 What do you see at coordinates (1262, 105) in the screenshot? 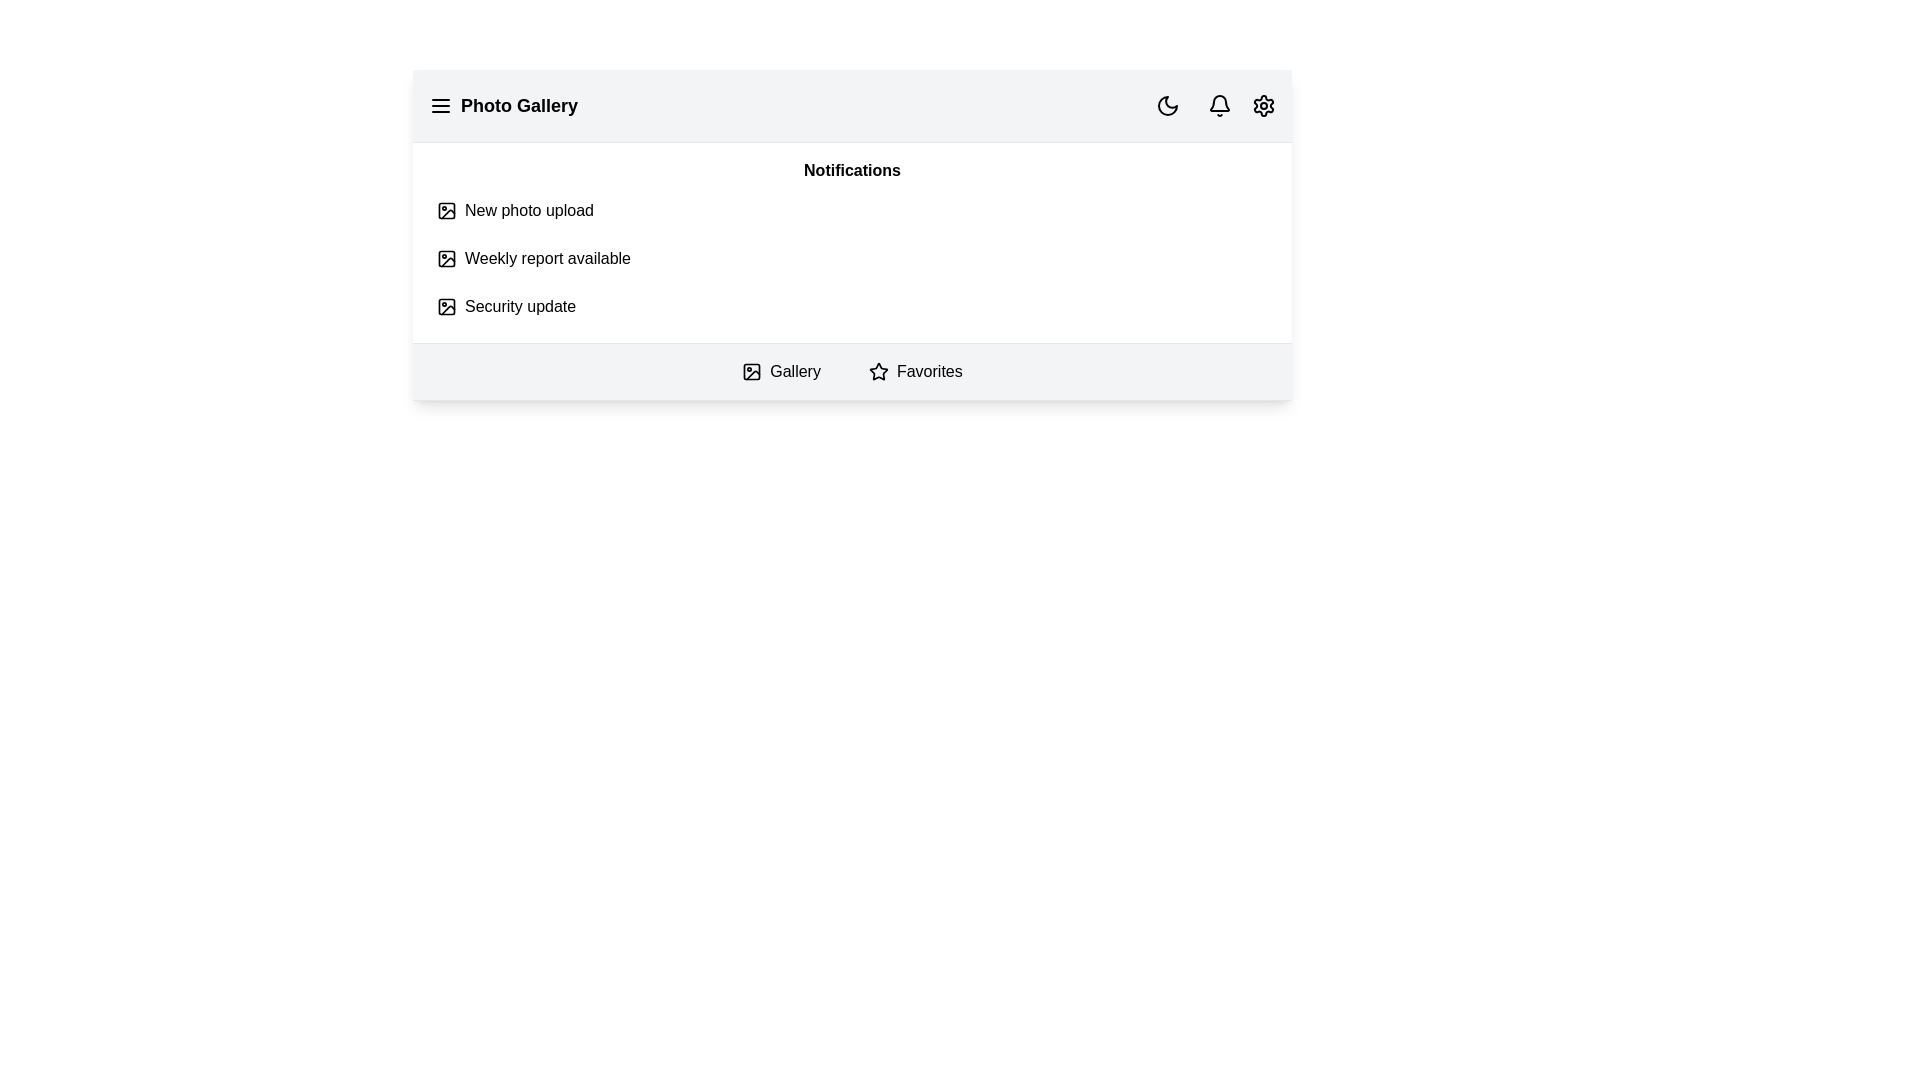
I see `the settings icon located at the top-right corner of the app bar` at bounding box center [1262, 105].